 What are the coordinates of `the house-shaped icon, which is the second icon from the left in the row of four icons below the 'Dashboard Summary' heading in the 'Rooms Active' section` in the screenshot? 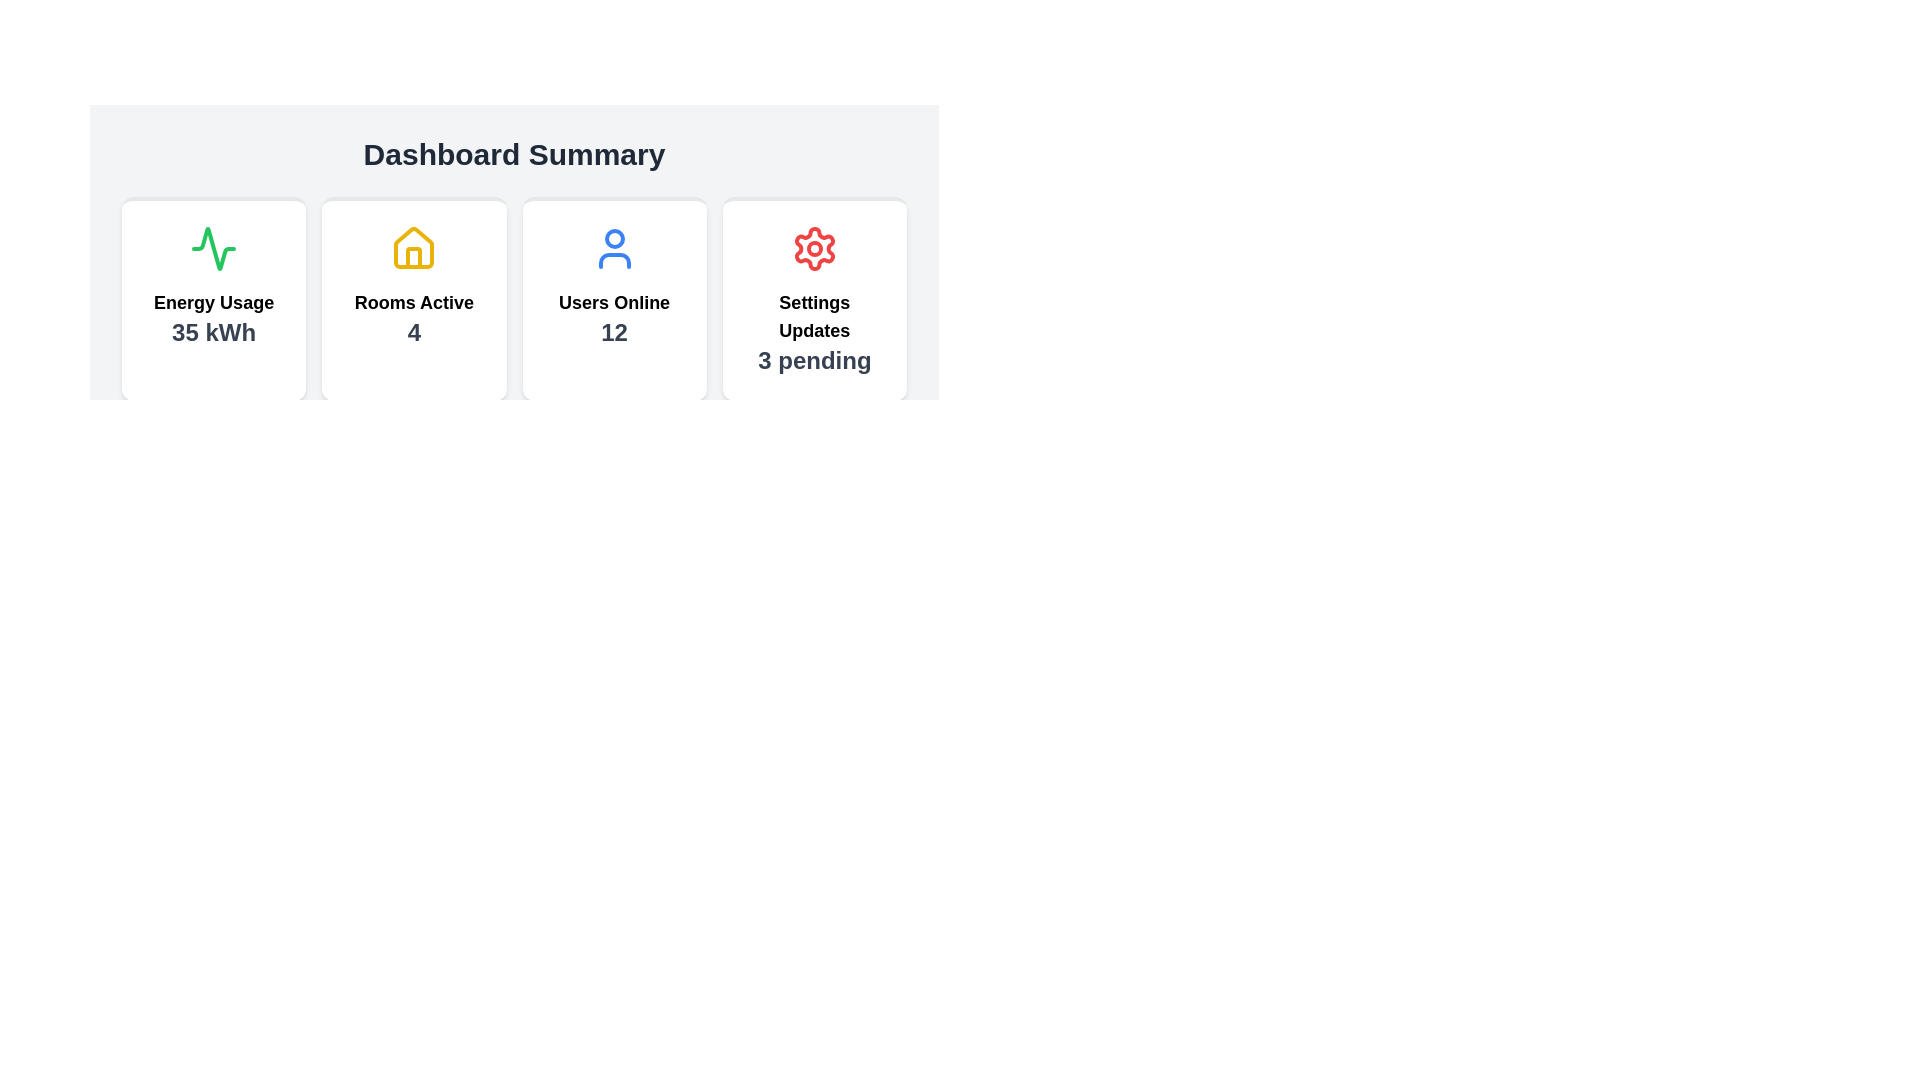 It's located at (413, 246).